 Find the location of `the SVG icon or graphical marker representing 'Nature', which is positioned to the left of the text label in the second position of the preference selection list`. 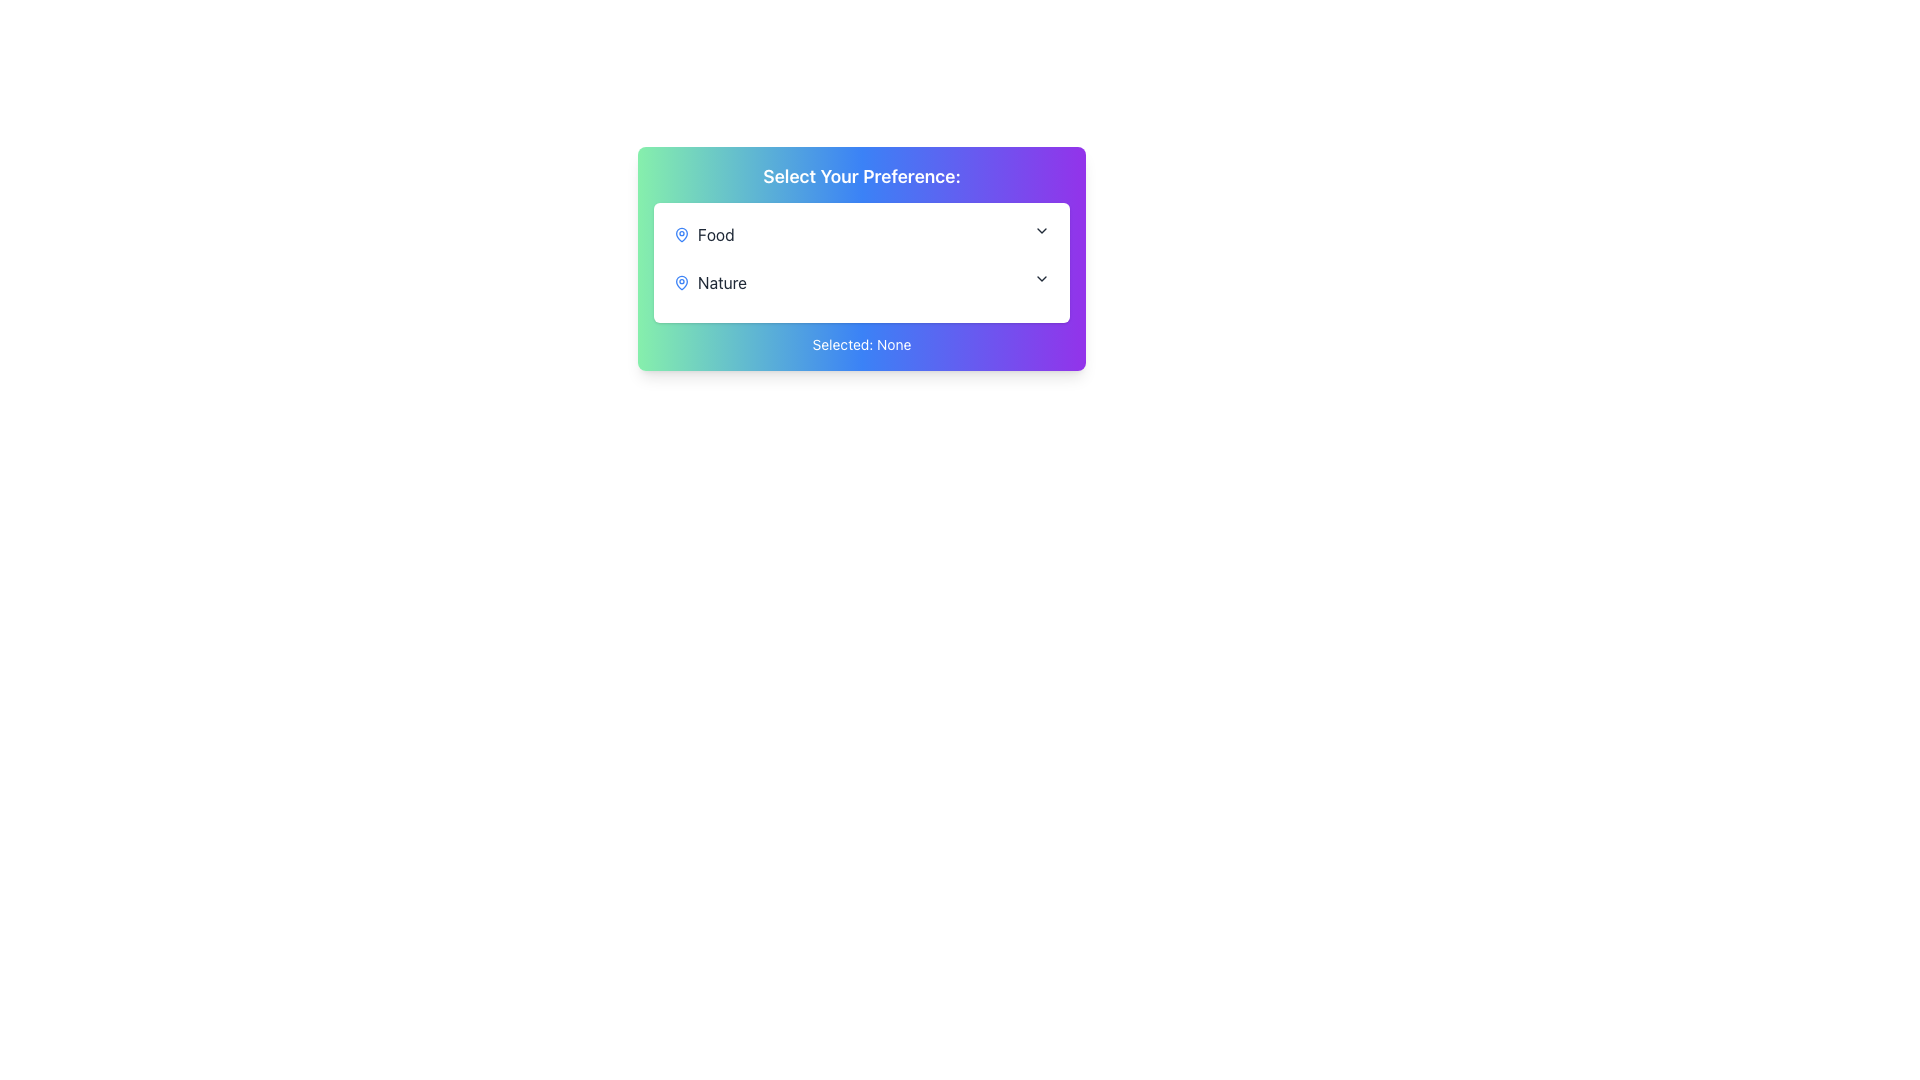

the SVG icon or graphical marker representing 'Nature', which is positioned to the left of the text label in the second position of the preference selection list is located at coordinates (681, 281).